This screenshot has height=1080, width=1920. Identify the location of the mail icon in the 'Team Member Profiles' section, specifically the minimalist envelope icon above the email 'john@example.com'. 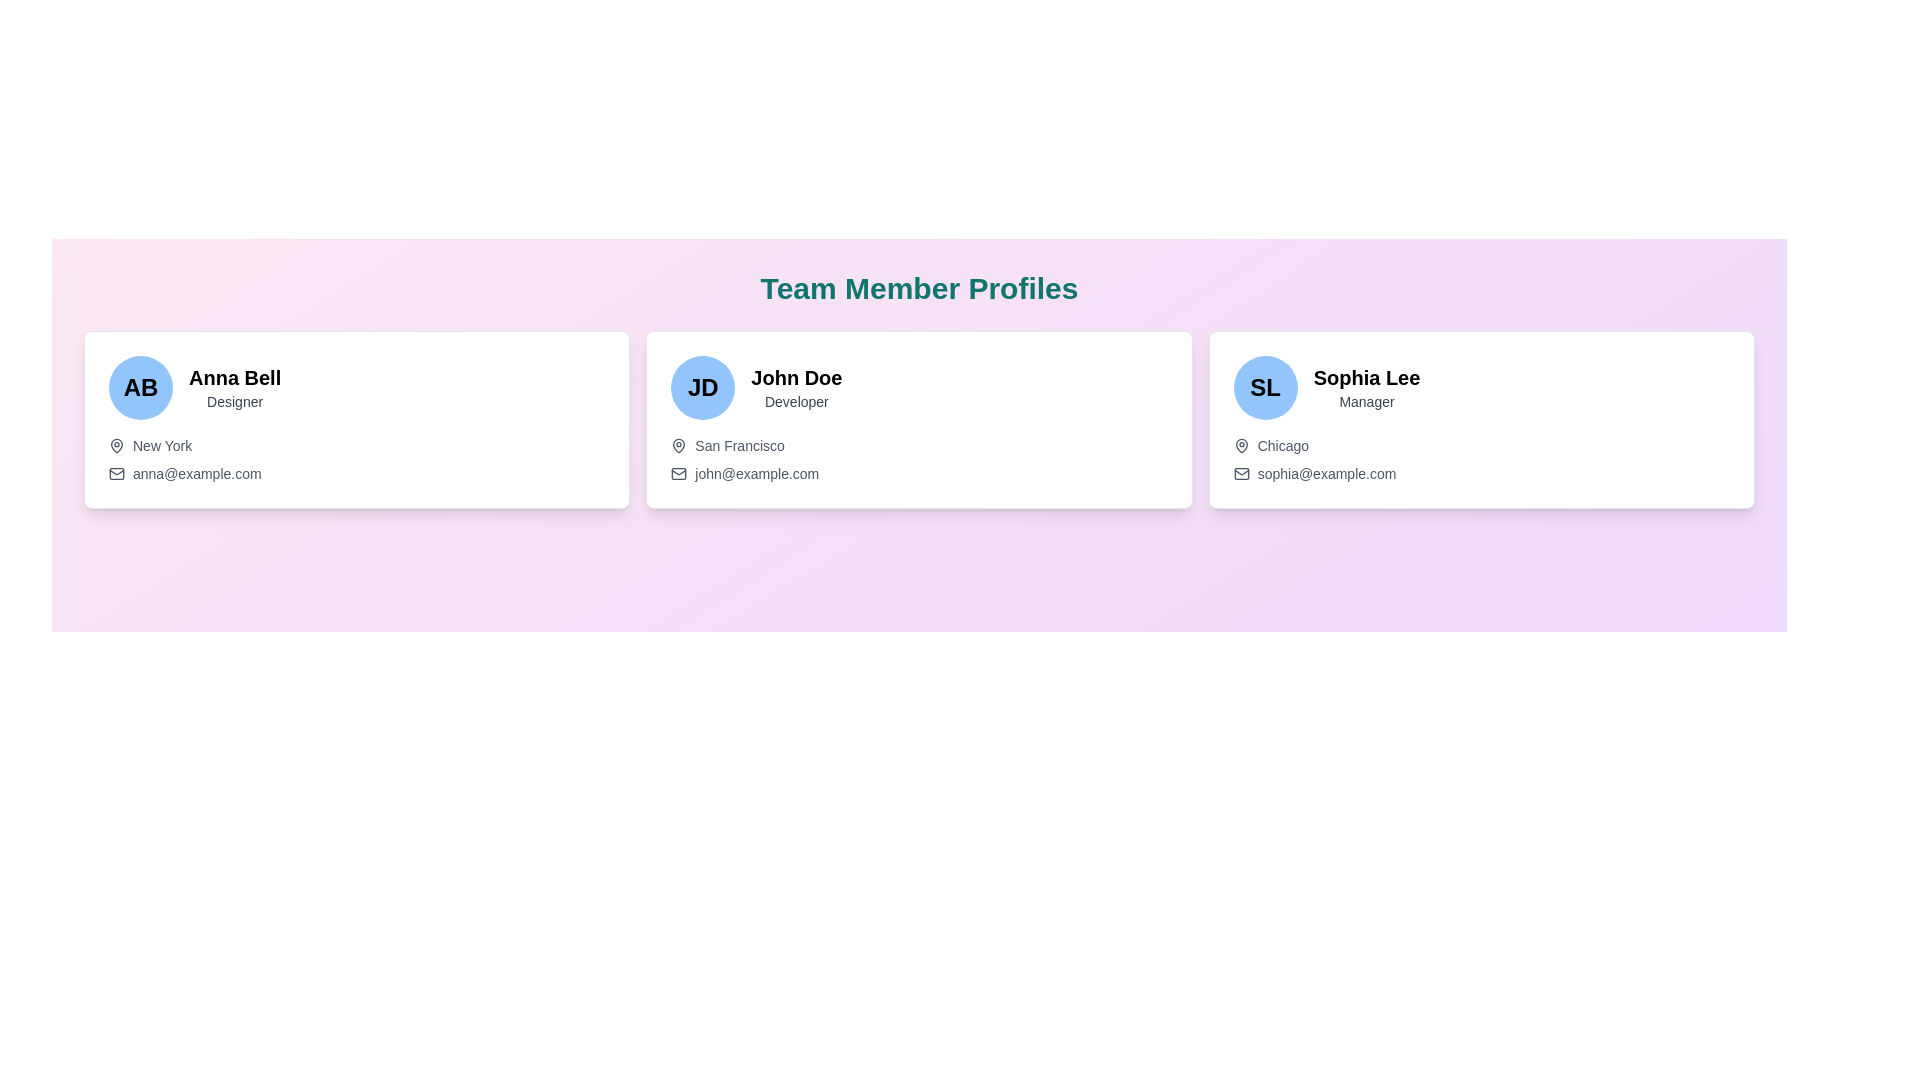
(679, 474).